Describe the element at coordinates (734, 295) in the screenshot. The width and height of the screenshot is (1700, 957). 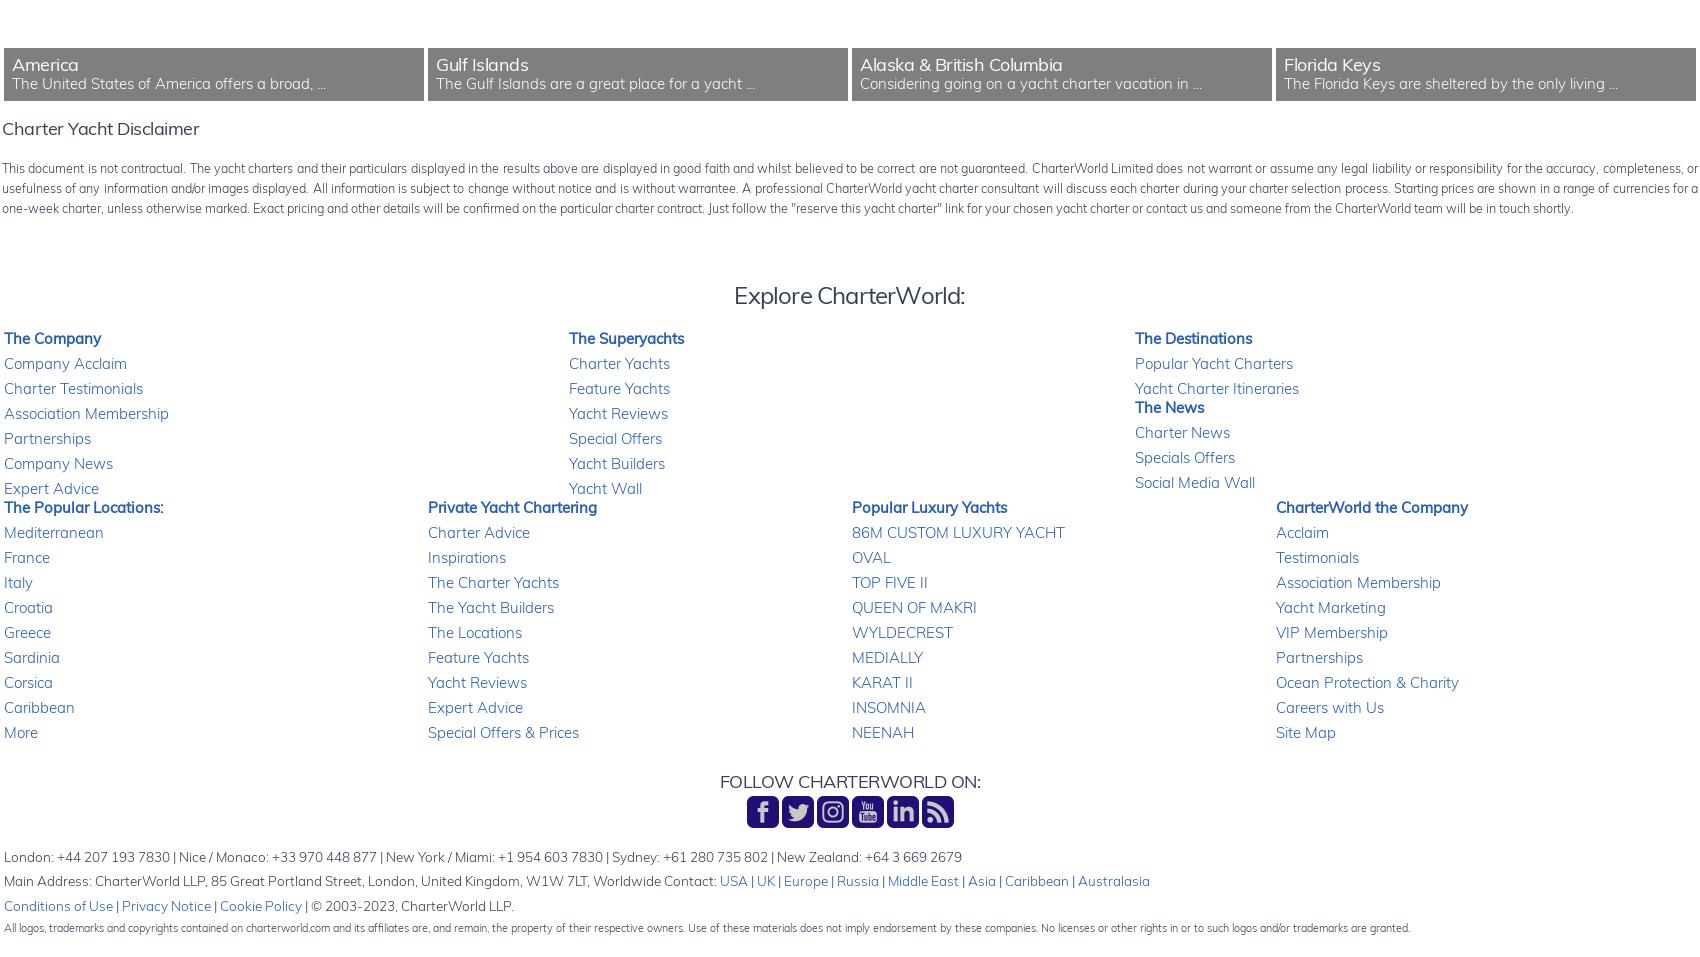
I see `'Explore CharterWorld:'` at that location.